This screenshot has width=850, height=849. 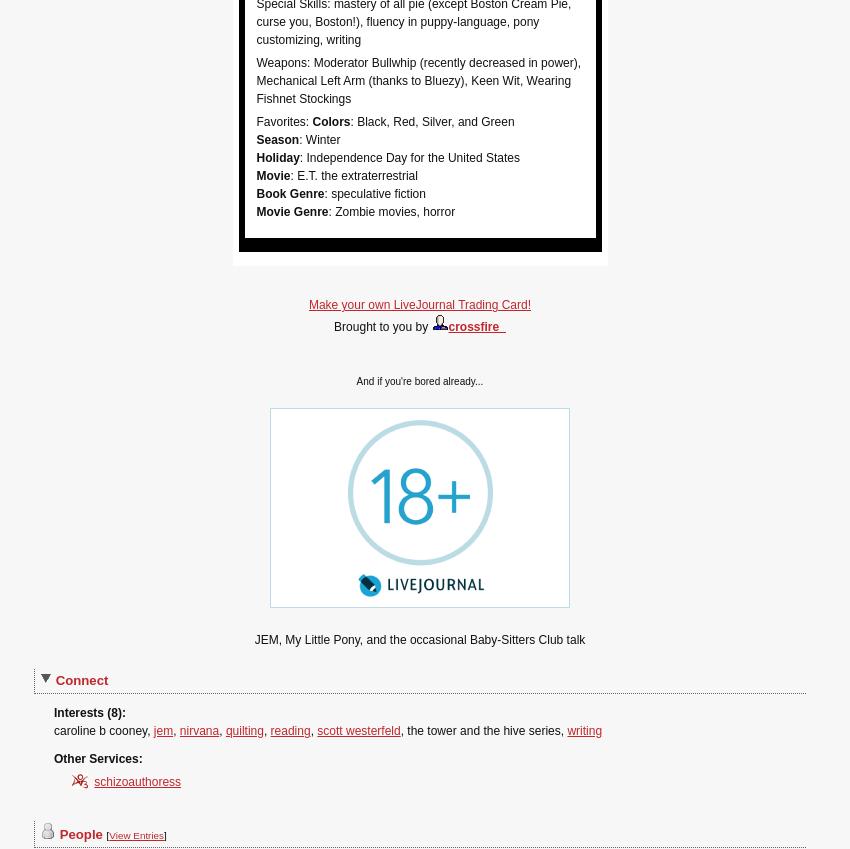 I want to click on 'Connect', so click(x=81, y=679).